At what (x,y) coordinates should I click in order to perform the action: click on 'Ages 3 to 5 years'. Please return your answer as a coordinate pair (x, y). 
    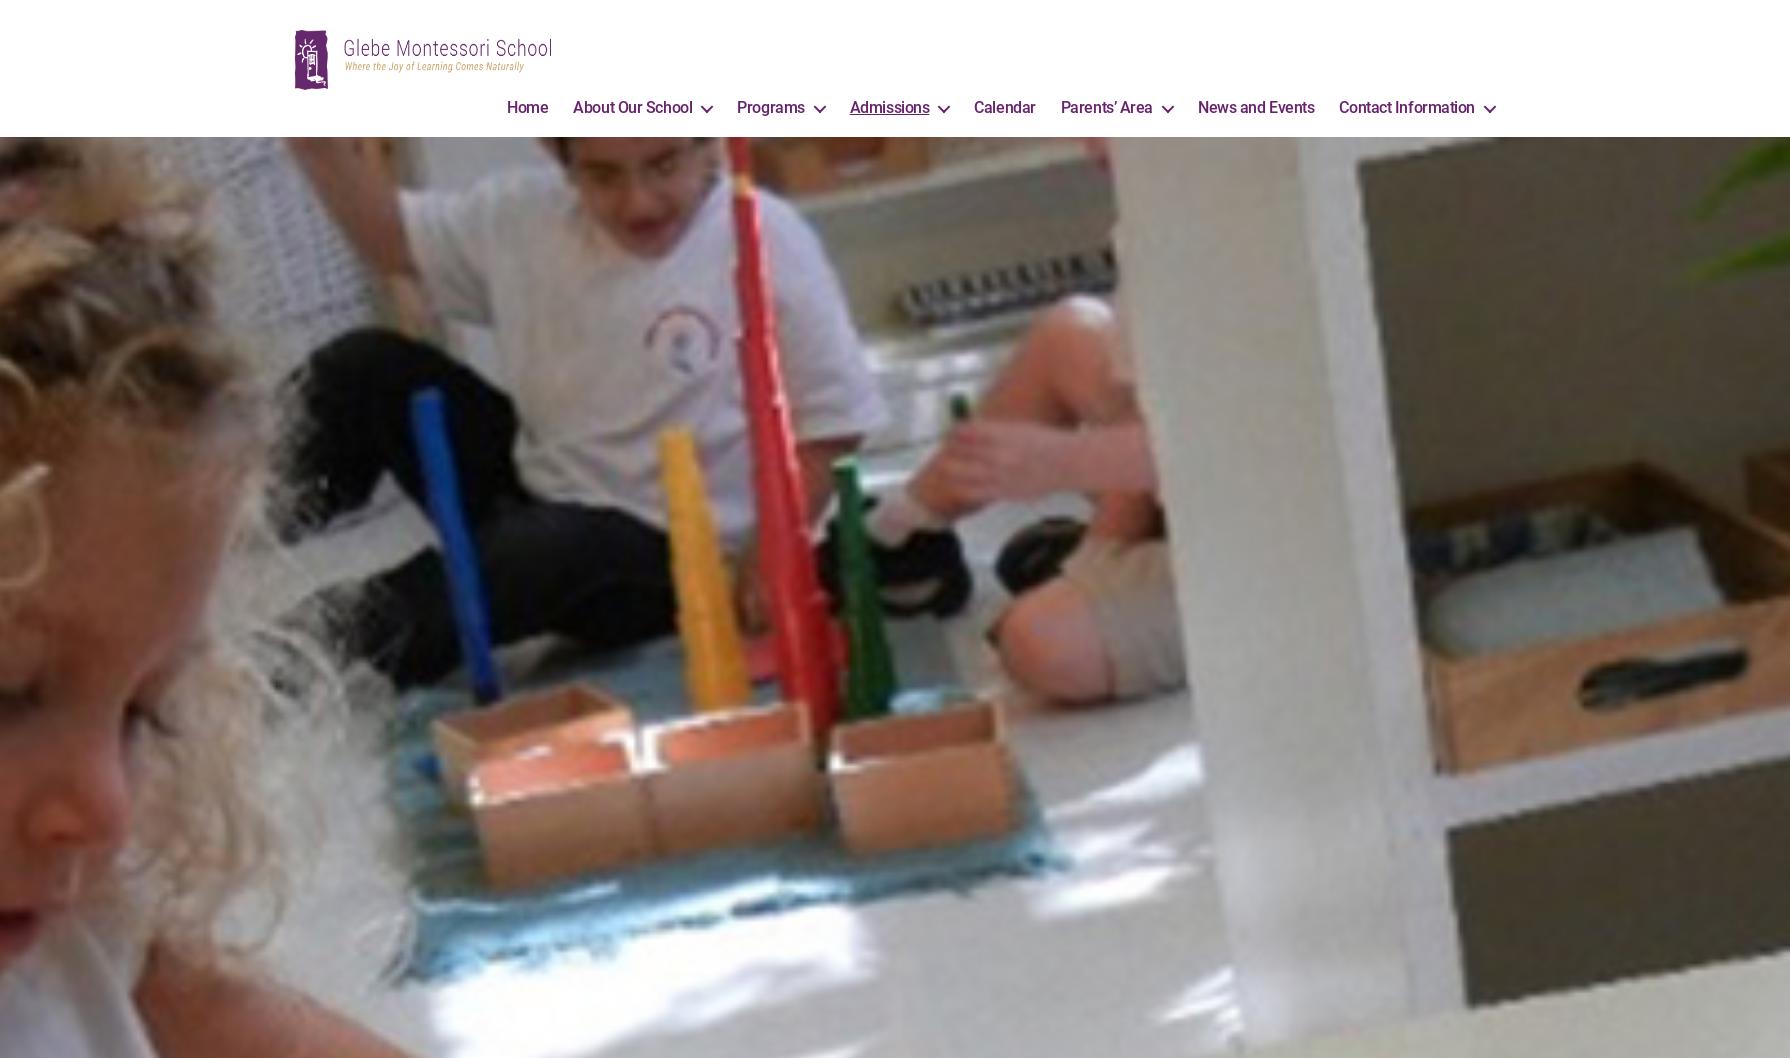
    Looking at the image, I should click on (835, 562).